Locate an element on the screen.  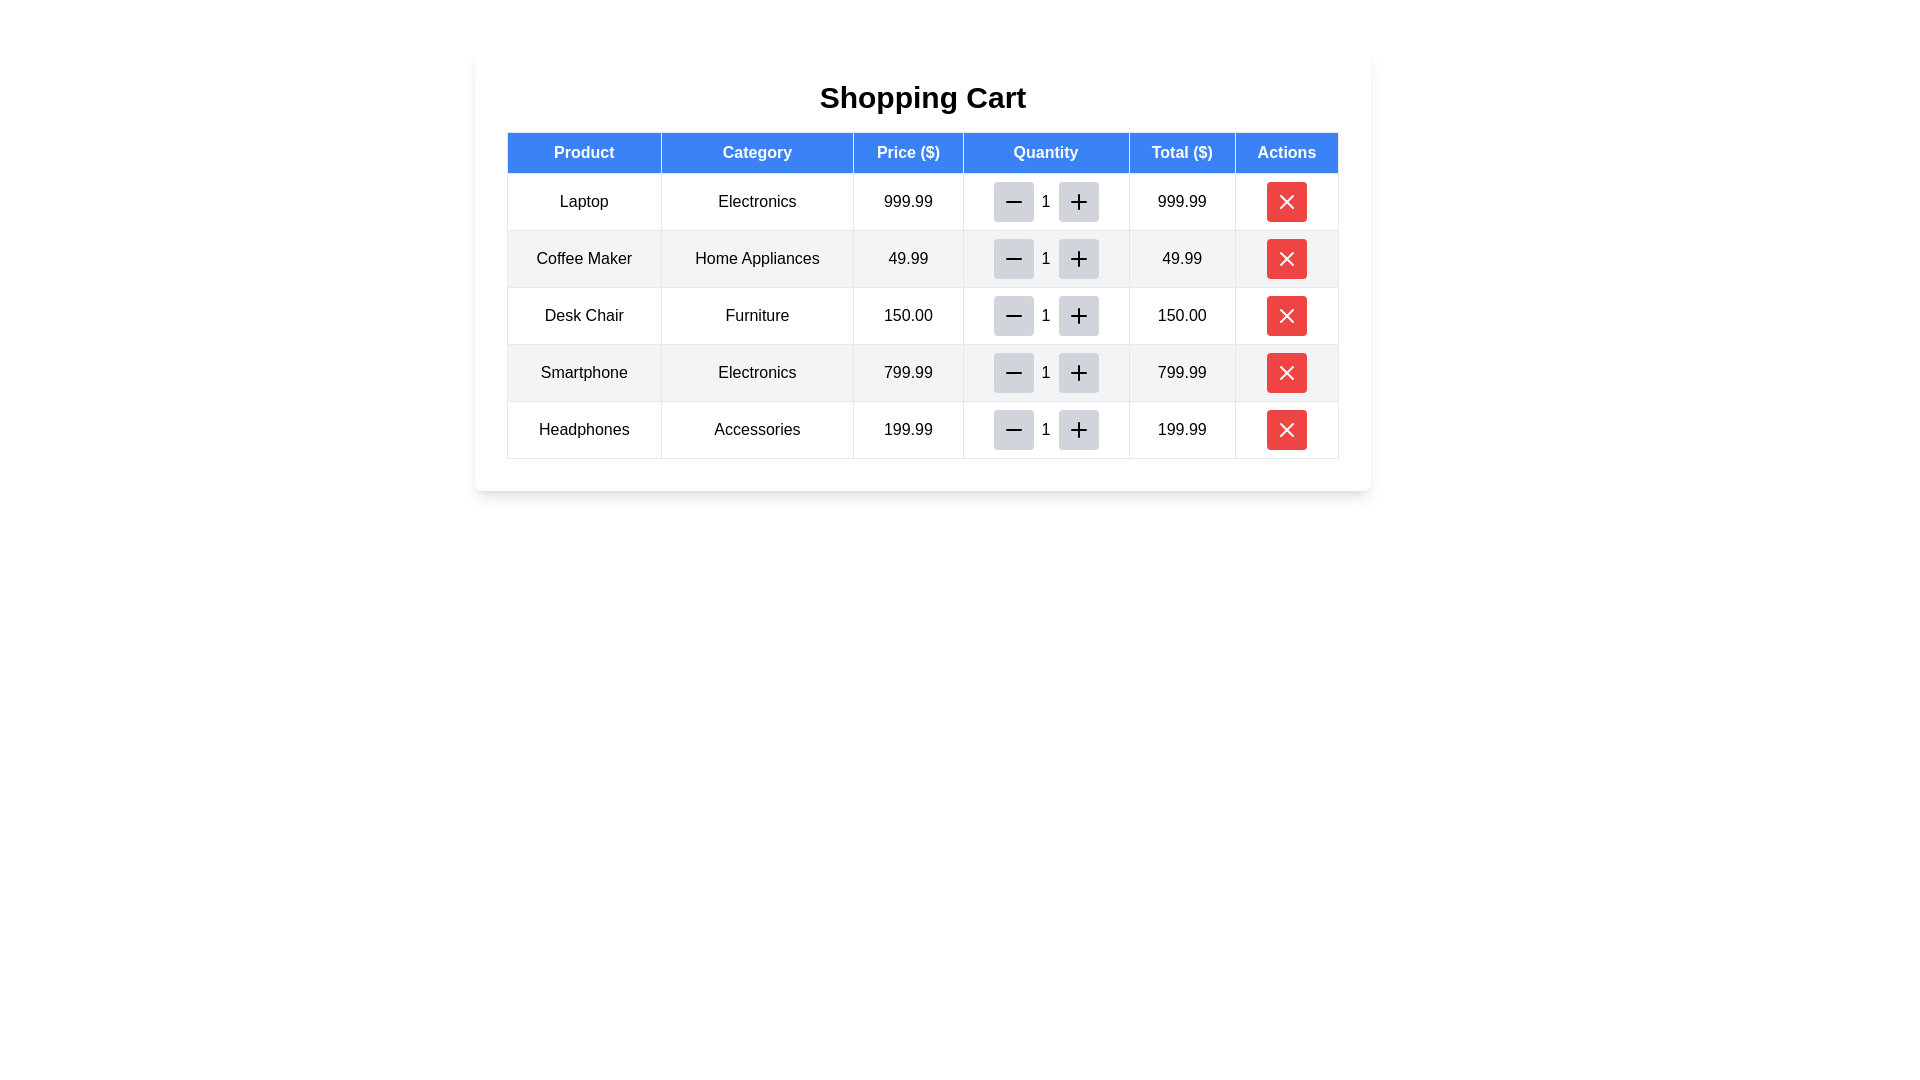
the red square button with rounded corners and a white 'X' icon located in the 'Actions' column of the shopping cart table for 'Headphones' is located at coordinates (1286, 428).